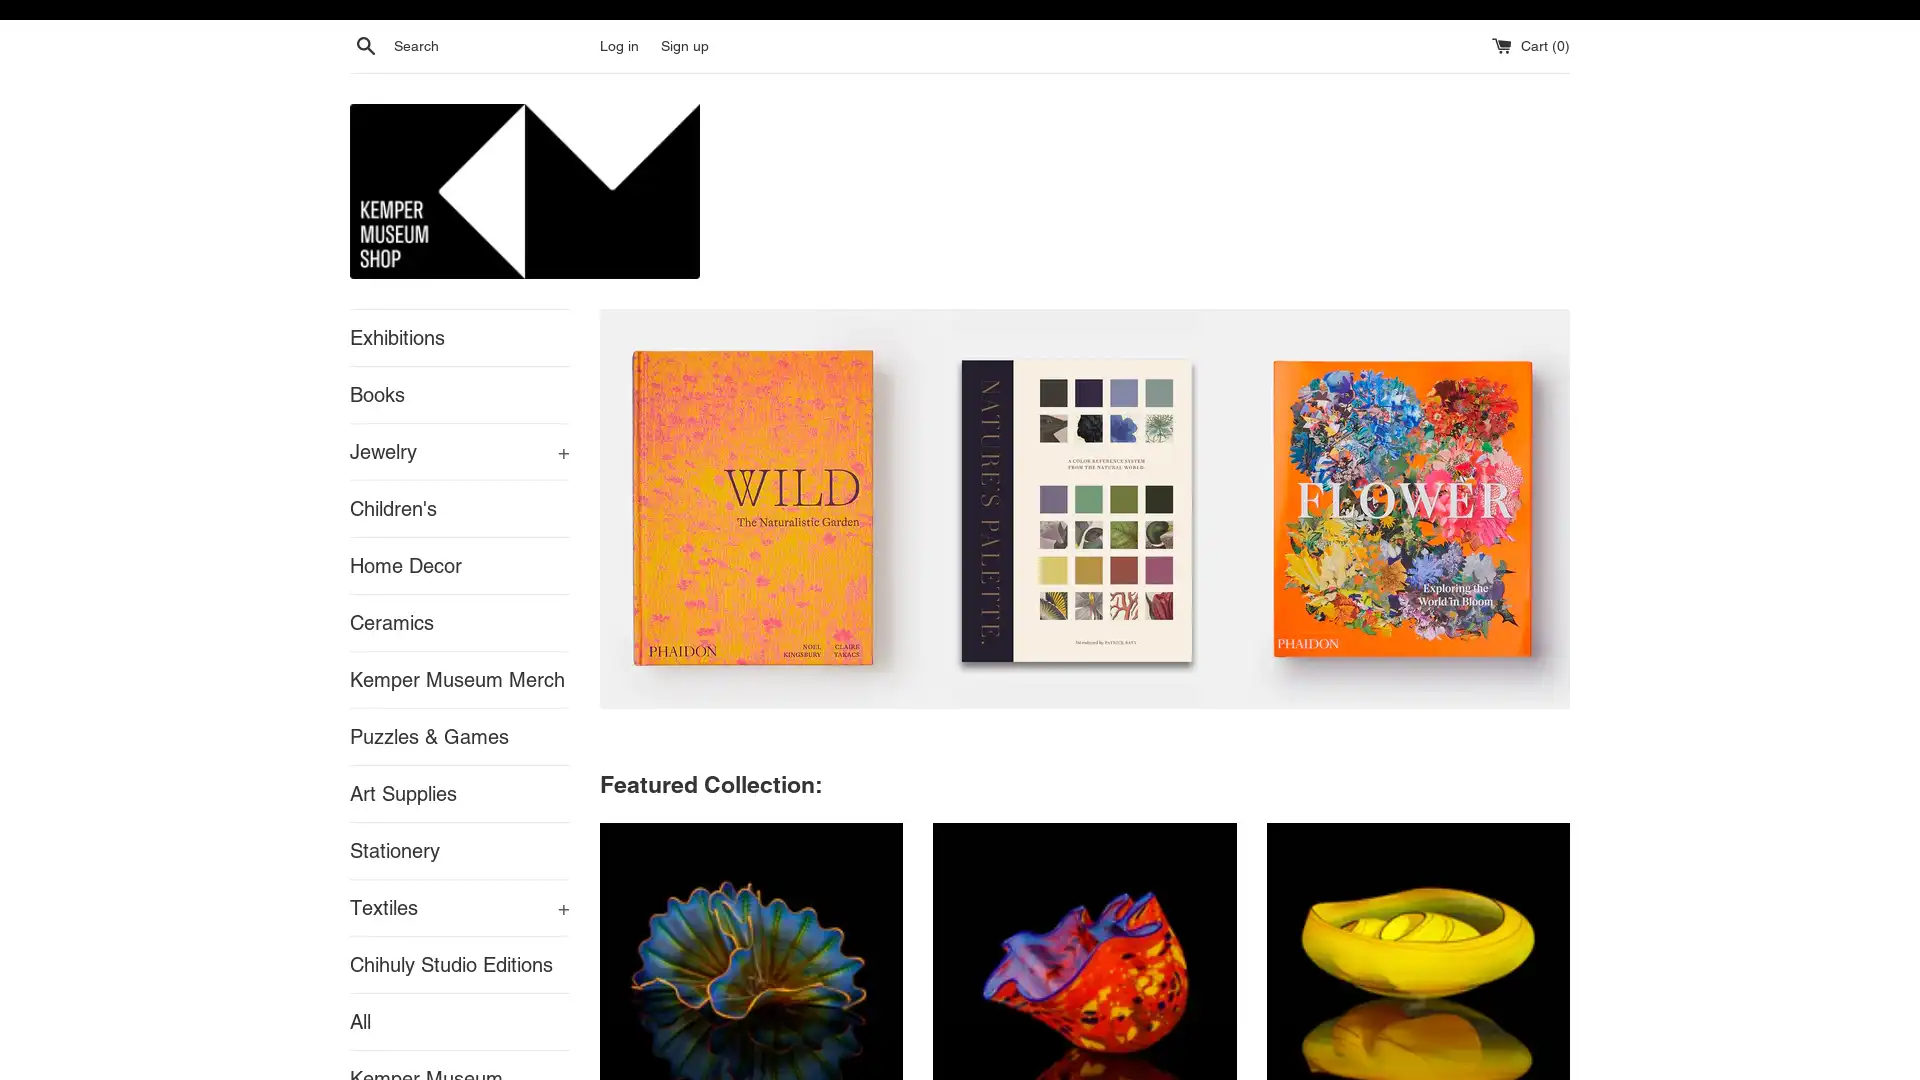  I want to click on Jewelry, so click(459, 451).